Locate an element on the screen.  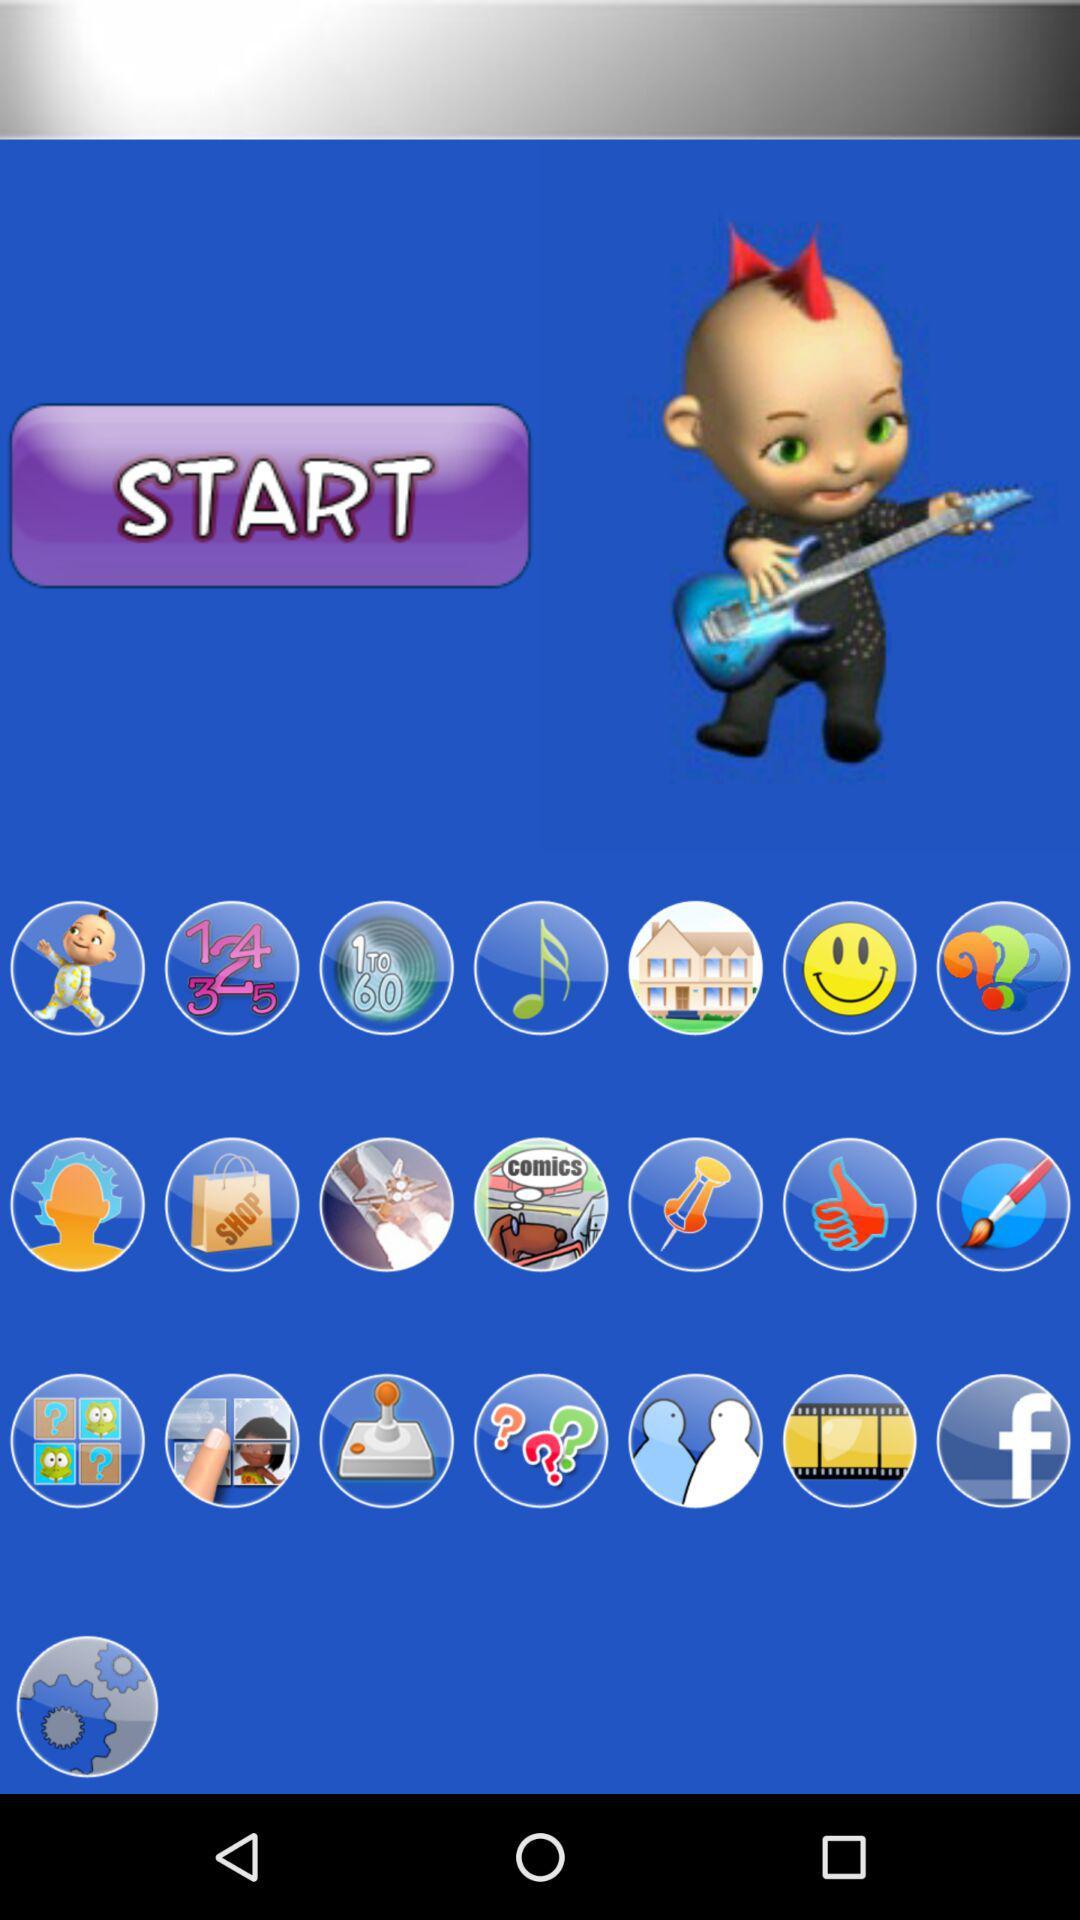
the settings icon is located at coordinates (86, 1826).